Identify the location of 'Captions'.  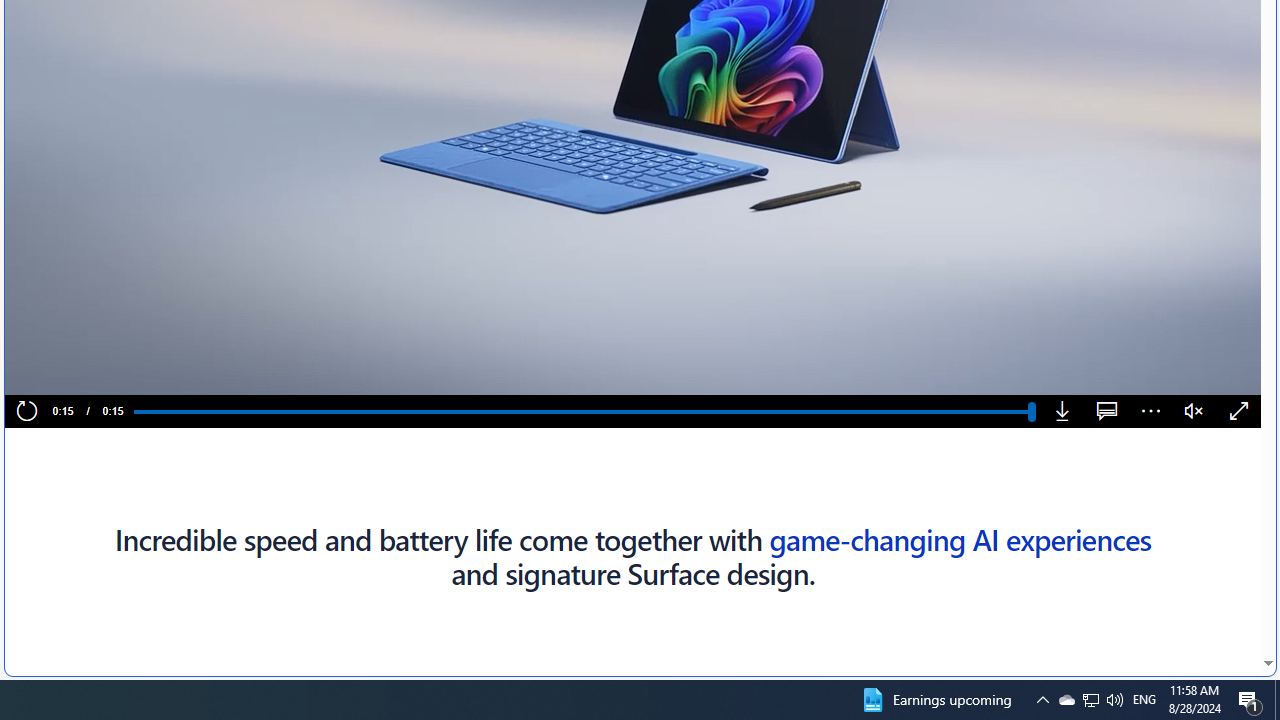
(1106, 411).